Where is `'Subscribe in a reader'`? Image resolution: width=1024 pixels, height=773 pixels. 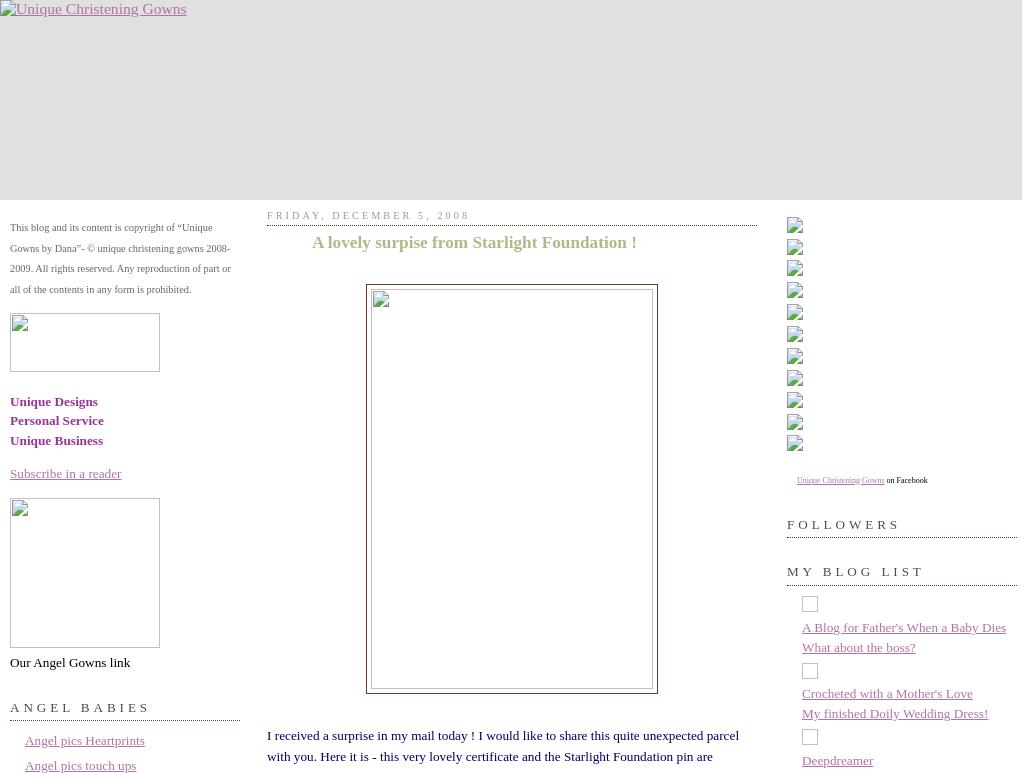 'Subscribe in a reader' is located at coordinates (64, 472).